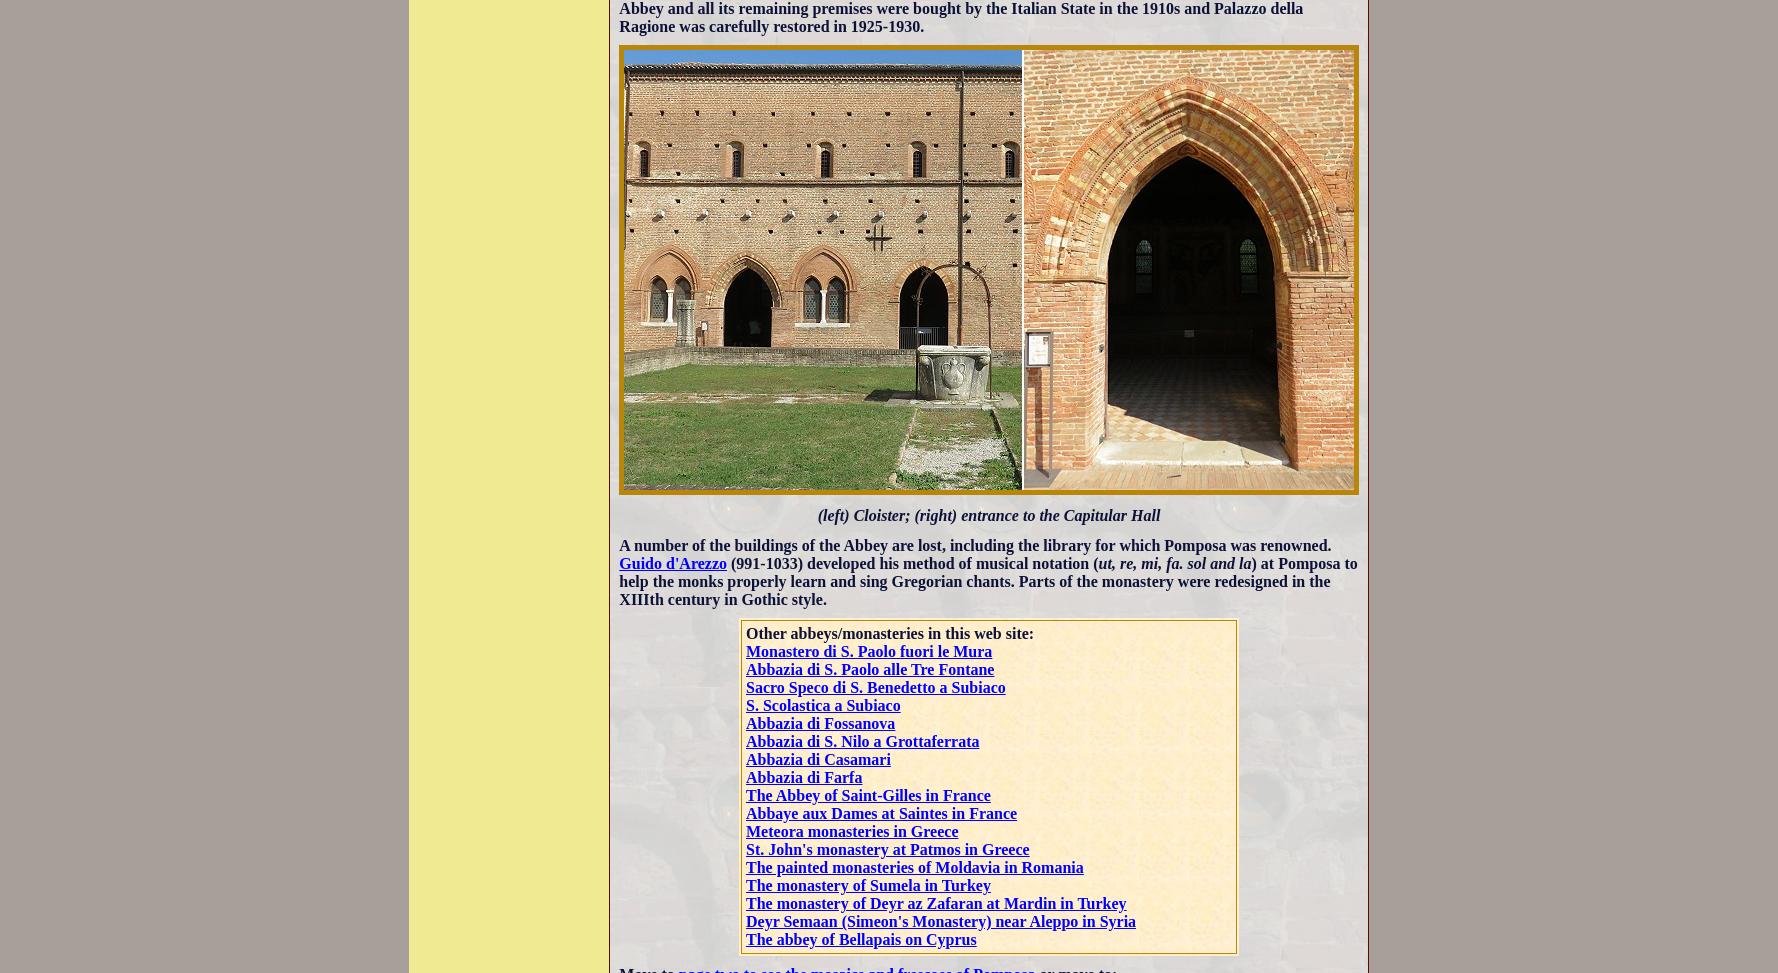  Describe the element at coordinates (617, 580) in the screenshot. I see `') at Pomposa to help the monks properly learn and sing Gregorian chants. Parts of the monastery were redesigned in the XIIIth century in Gothic style.'` at that location.